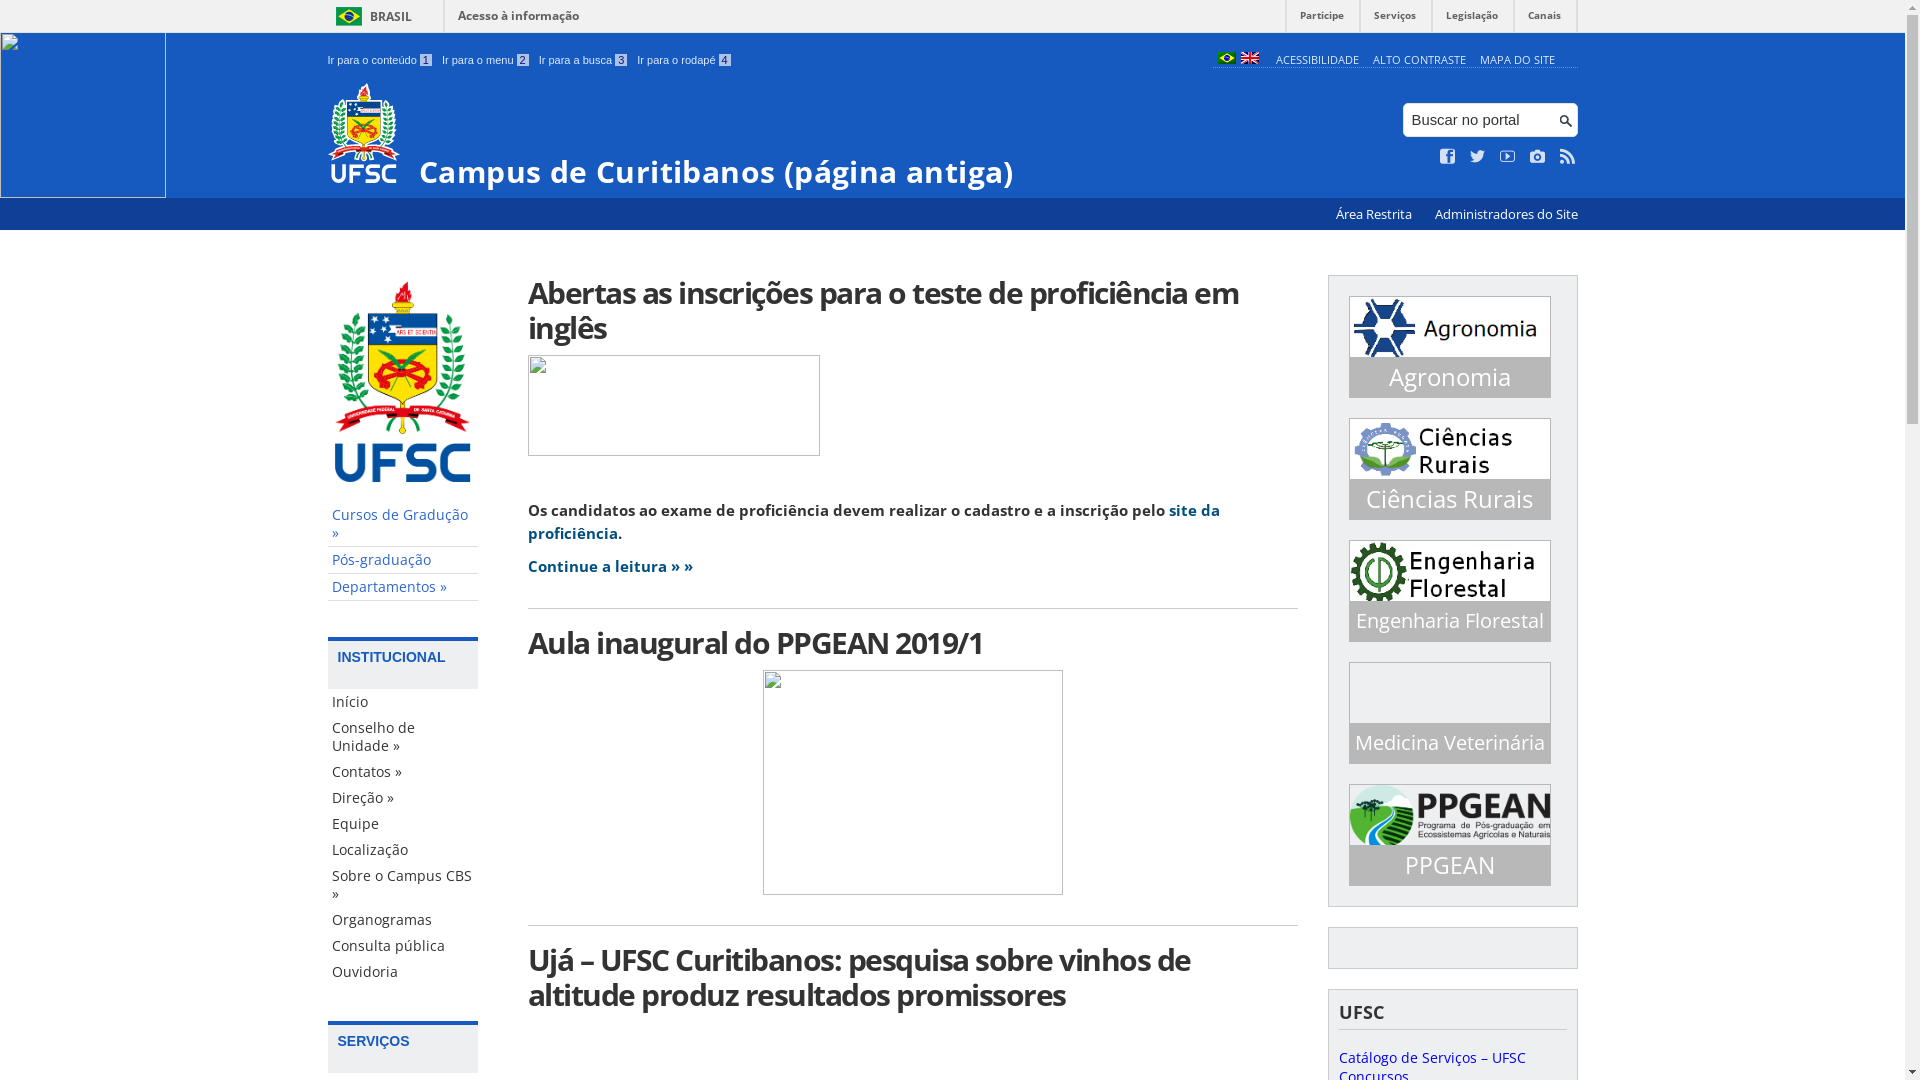 This screenshot has height=1080, width=1920. What do you see at coordinates (370, 16) in the screenshot?
I see `'BRASIL'` at bounding box center [370, 16].